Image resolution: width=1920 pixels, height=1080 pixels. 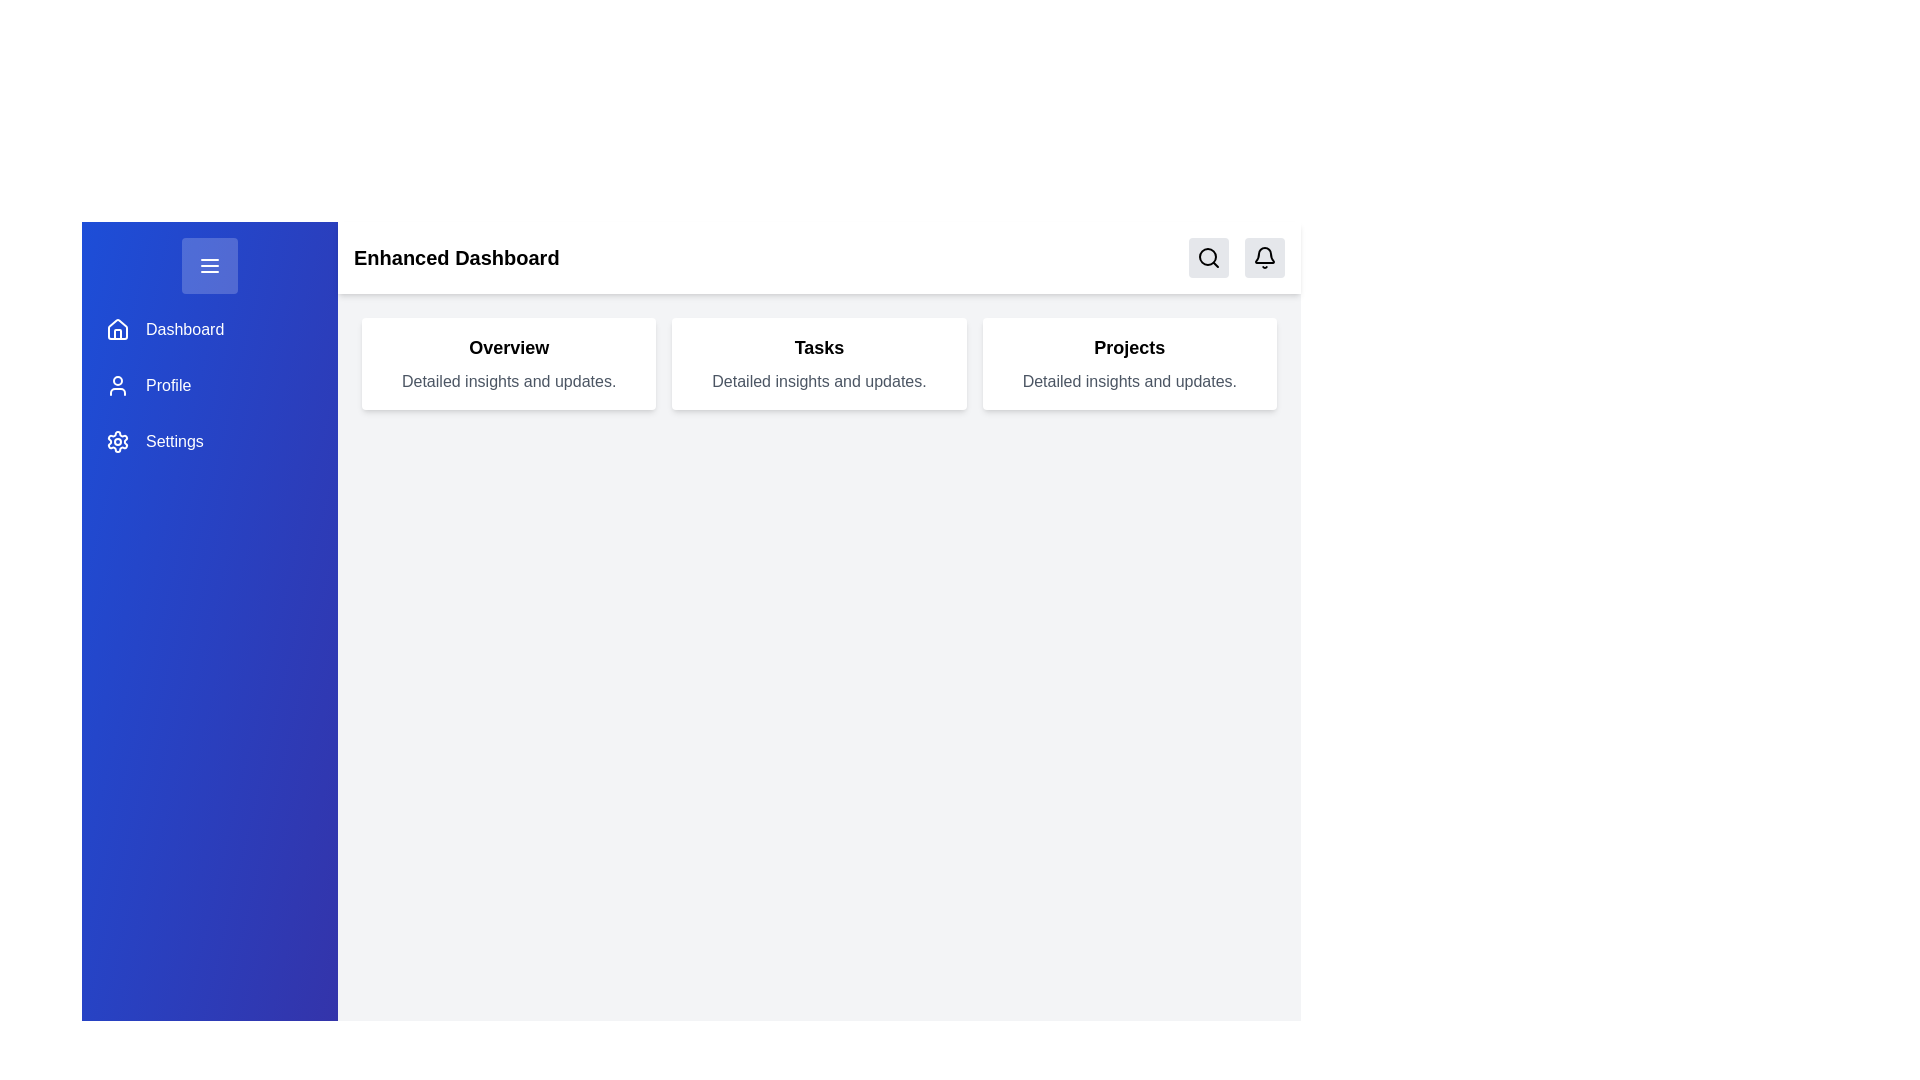 I want to click on the title text label located in the top-left card of the main content area, above the descriptive text 'Detailed insights and updates', so click(x=509, y=346).